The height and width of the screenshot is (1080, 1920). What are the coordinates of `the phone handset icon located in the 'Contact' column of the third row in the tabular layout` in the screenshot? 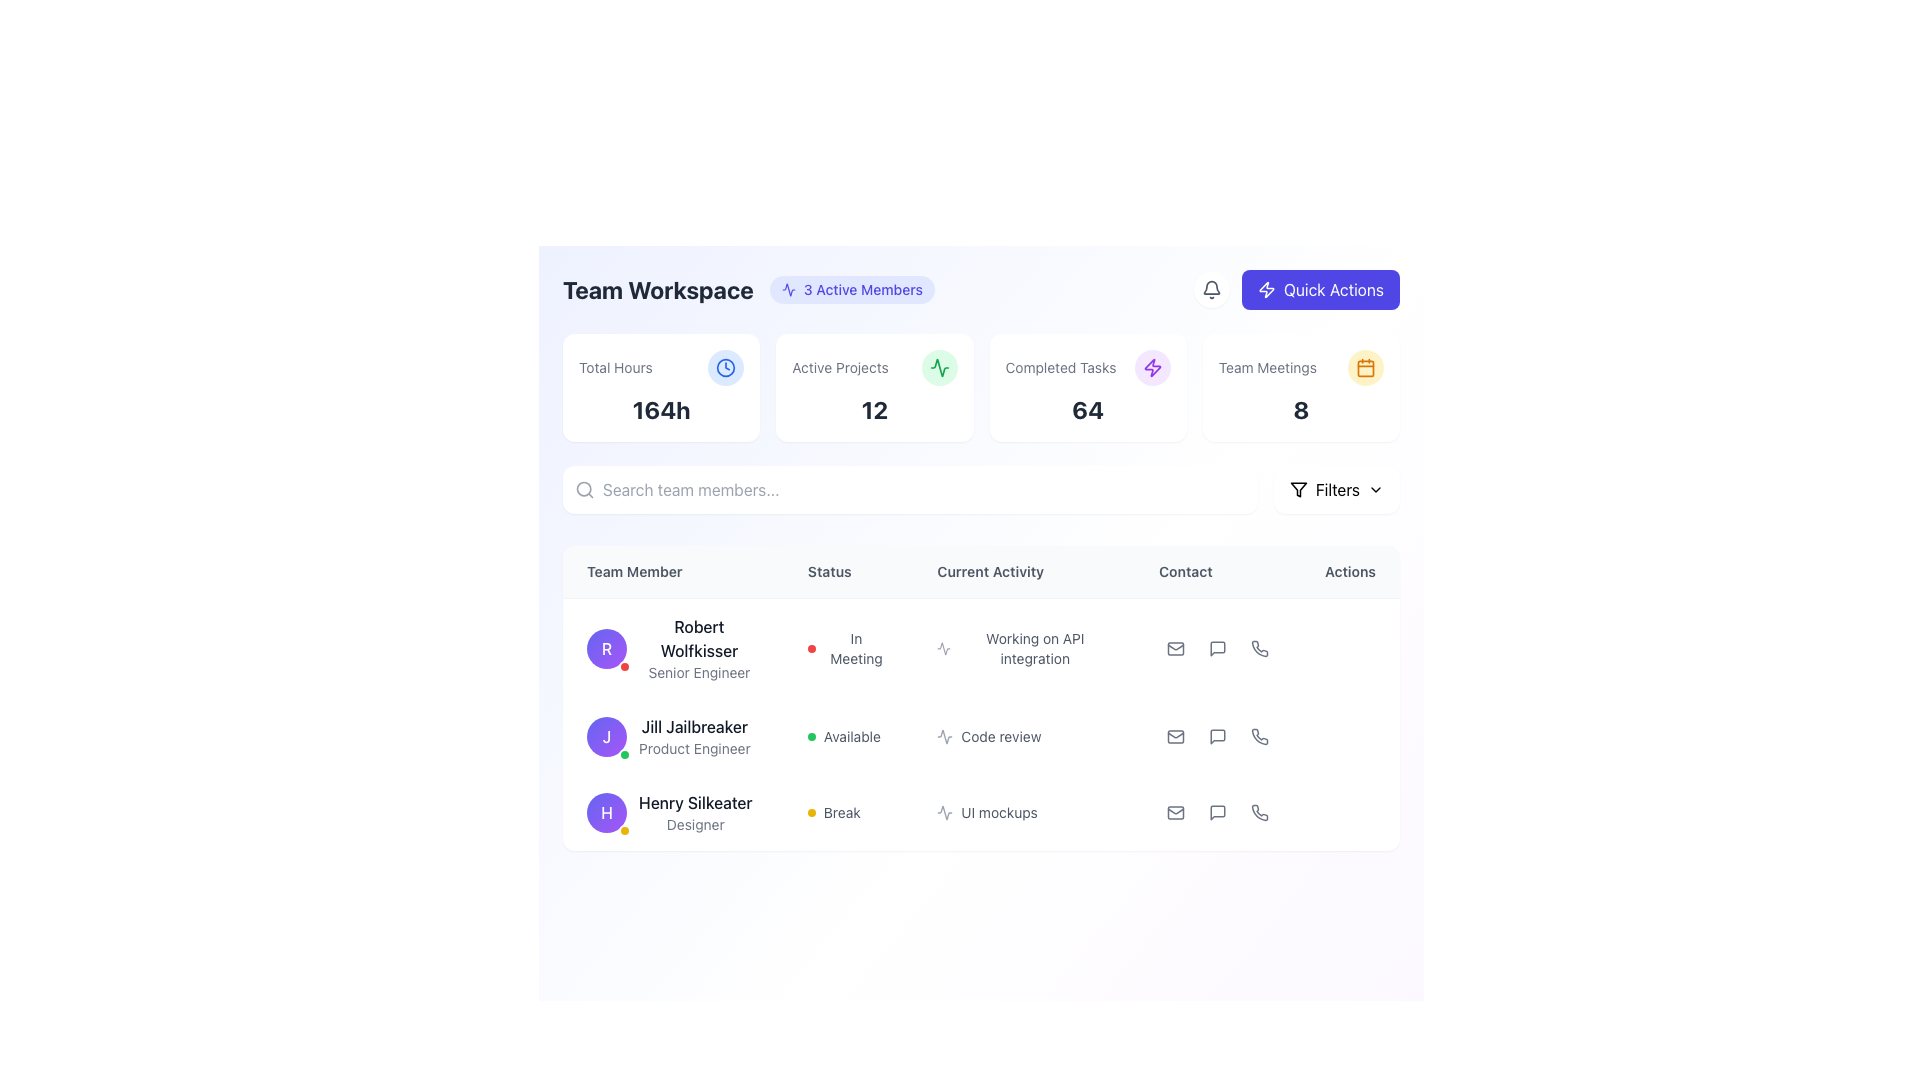 It's located at (1259, 813).